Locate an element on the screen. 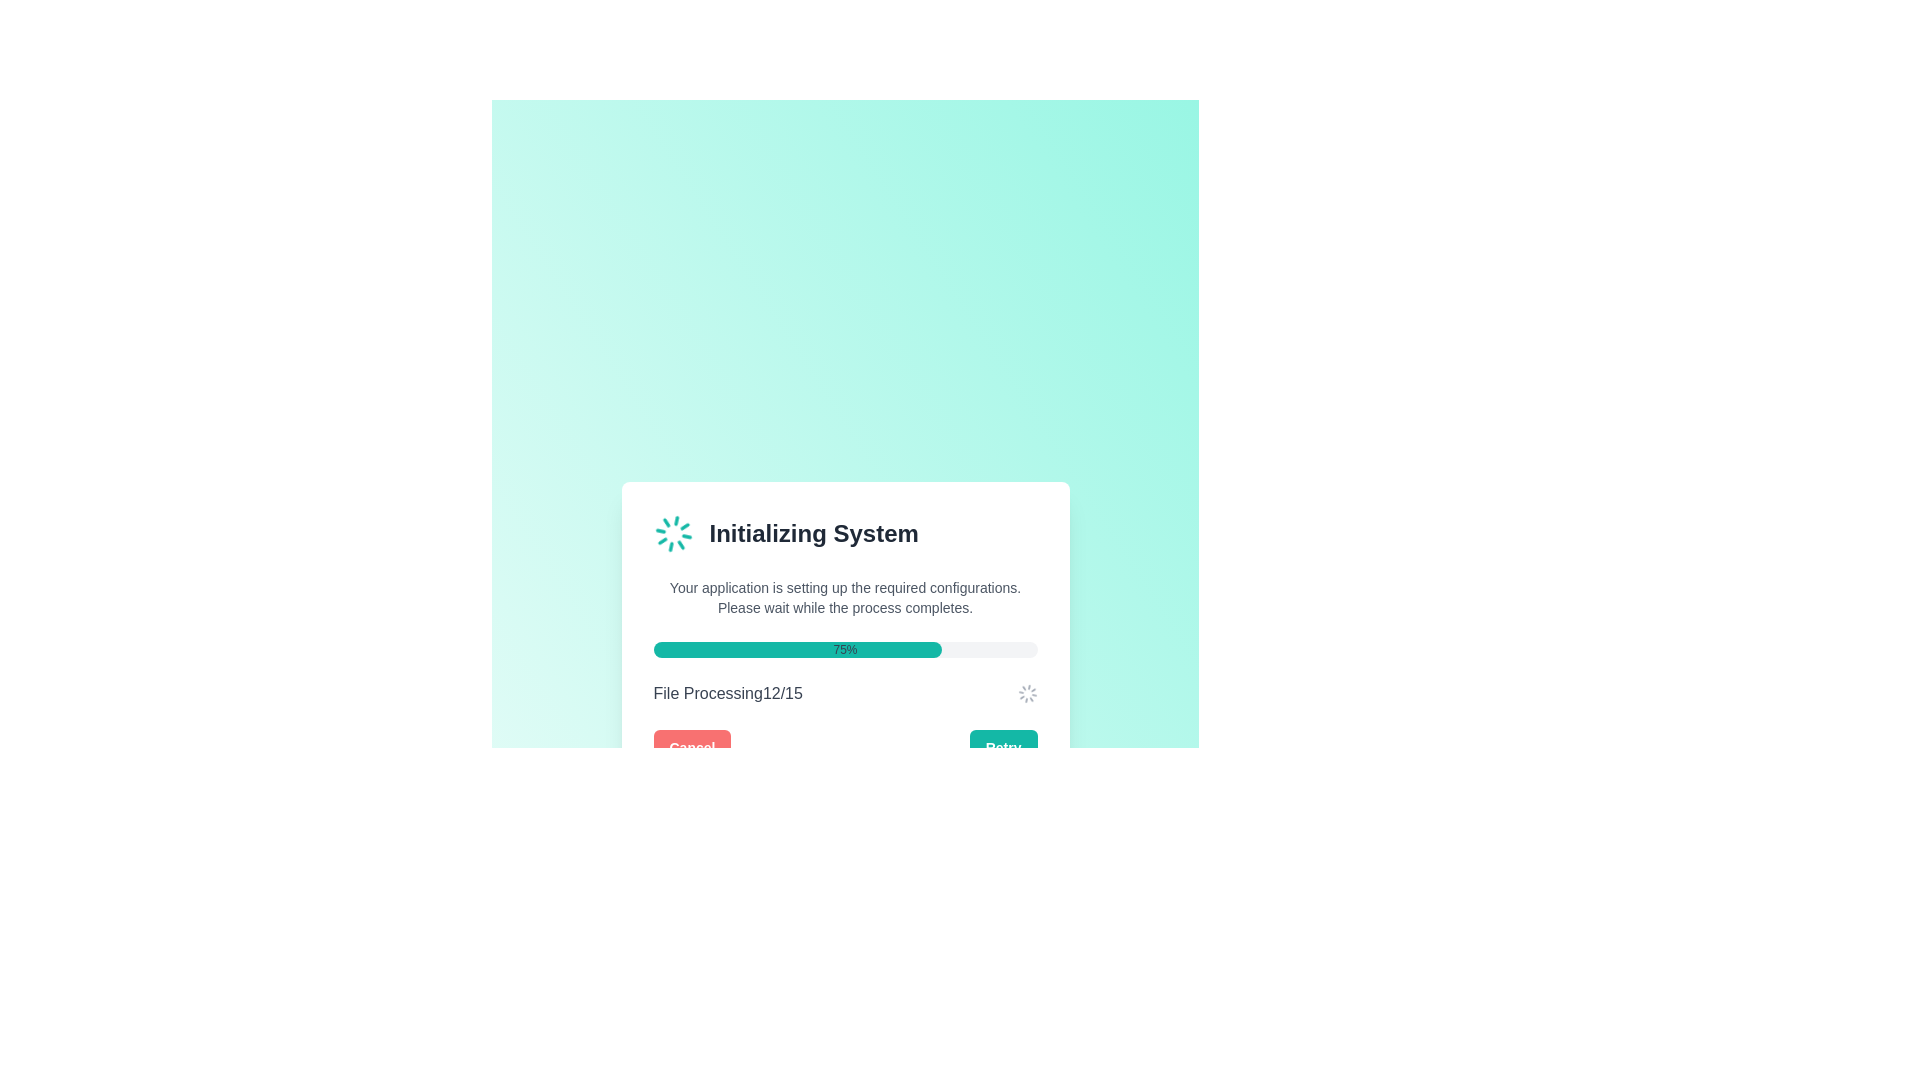 The height and width of the screenshot is (1080, 1920). the bold and large text label saying 'Initializing System', which is prominently displayed in dark gray color at the top part of the modal-like main content area is located at coordinates (814, 532).